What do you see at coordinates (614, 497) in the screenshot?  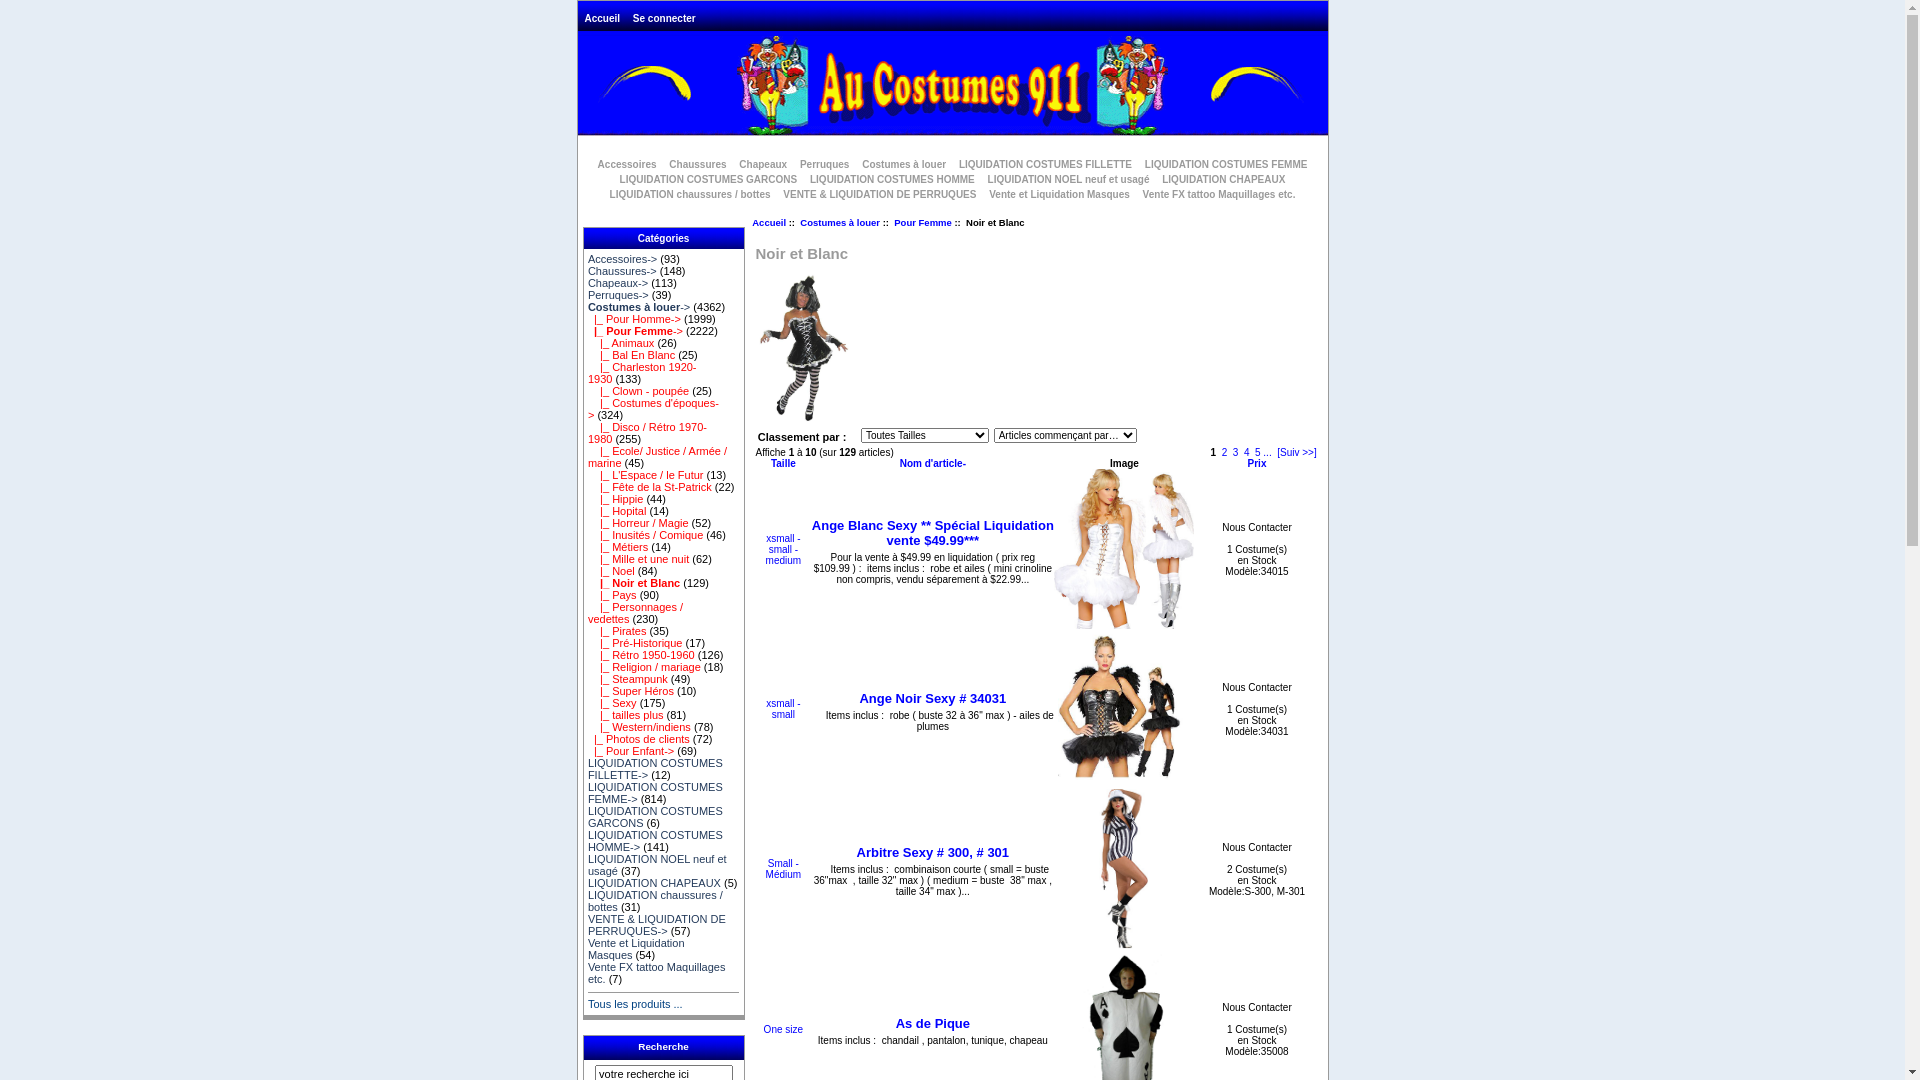 I see `'    |_ Hippie'` at bounding box center [614, 497].